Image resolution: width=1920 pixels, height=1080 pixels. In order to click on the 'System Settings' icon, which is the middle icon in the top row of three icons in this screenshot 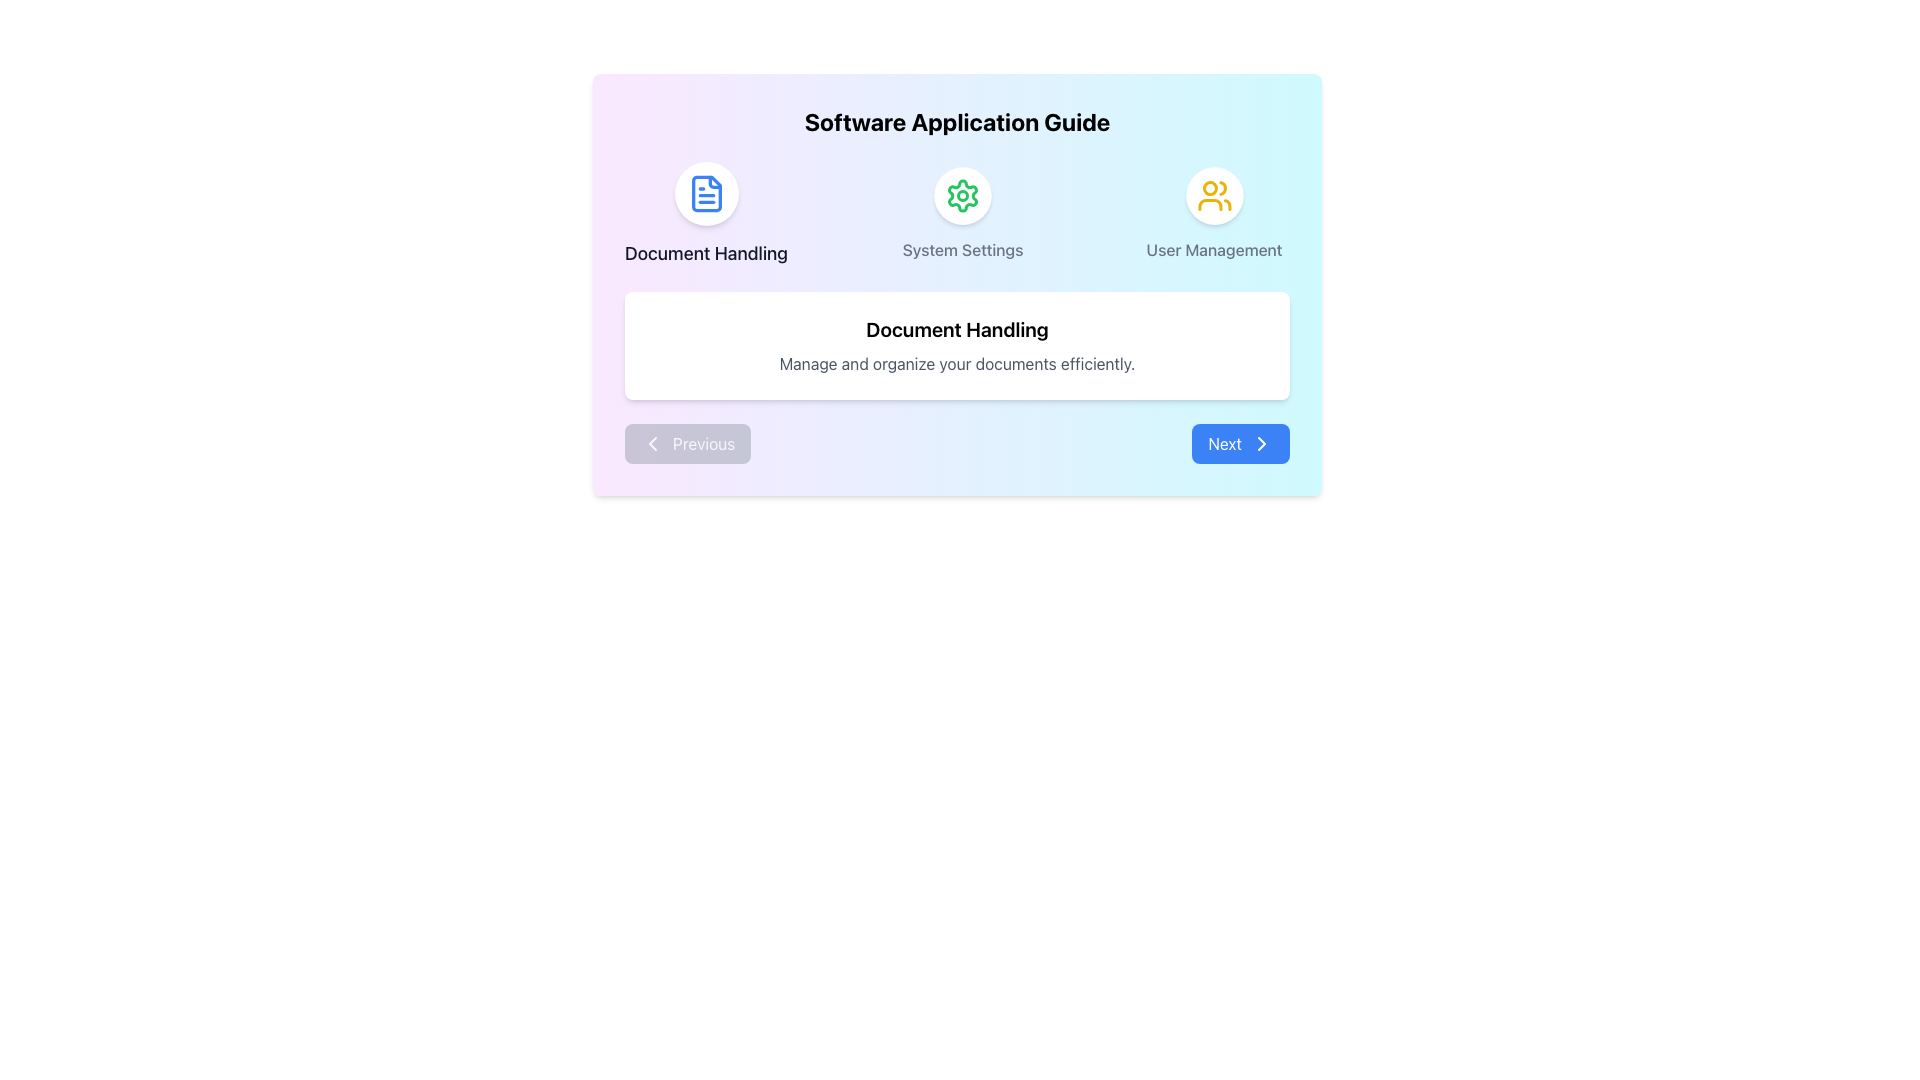, I will do `click(963, 196)`.